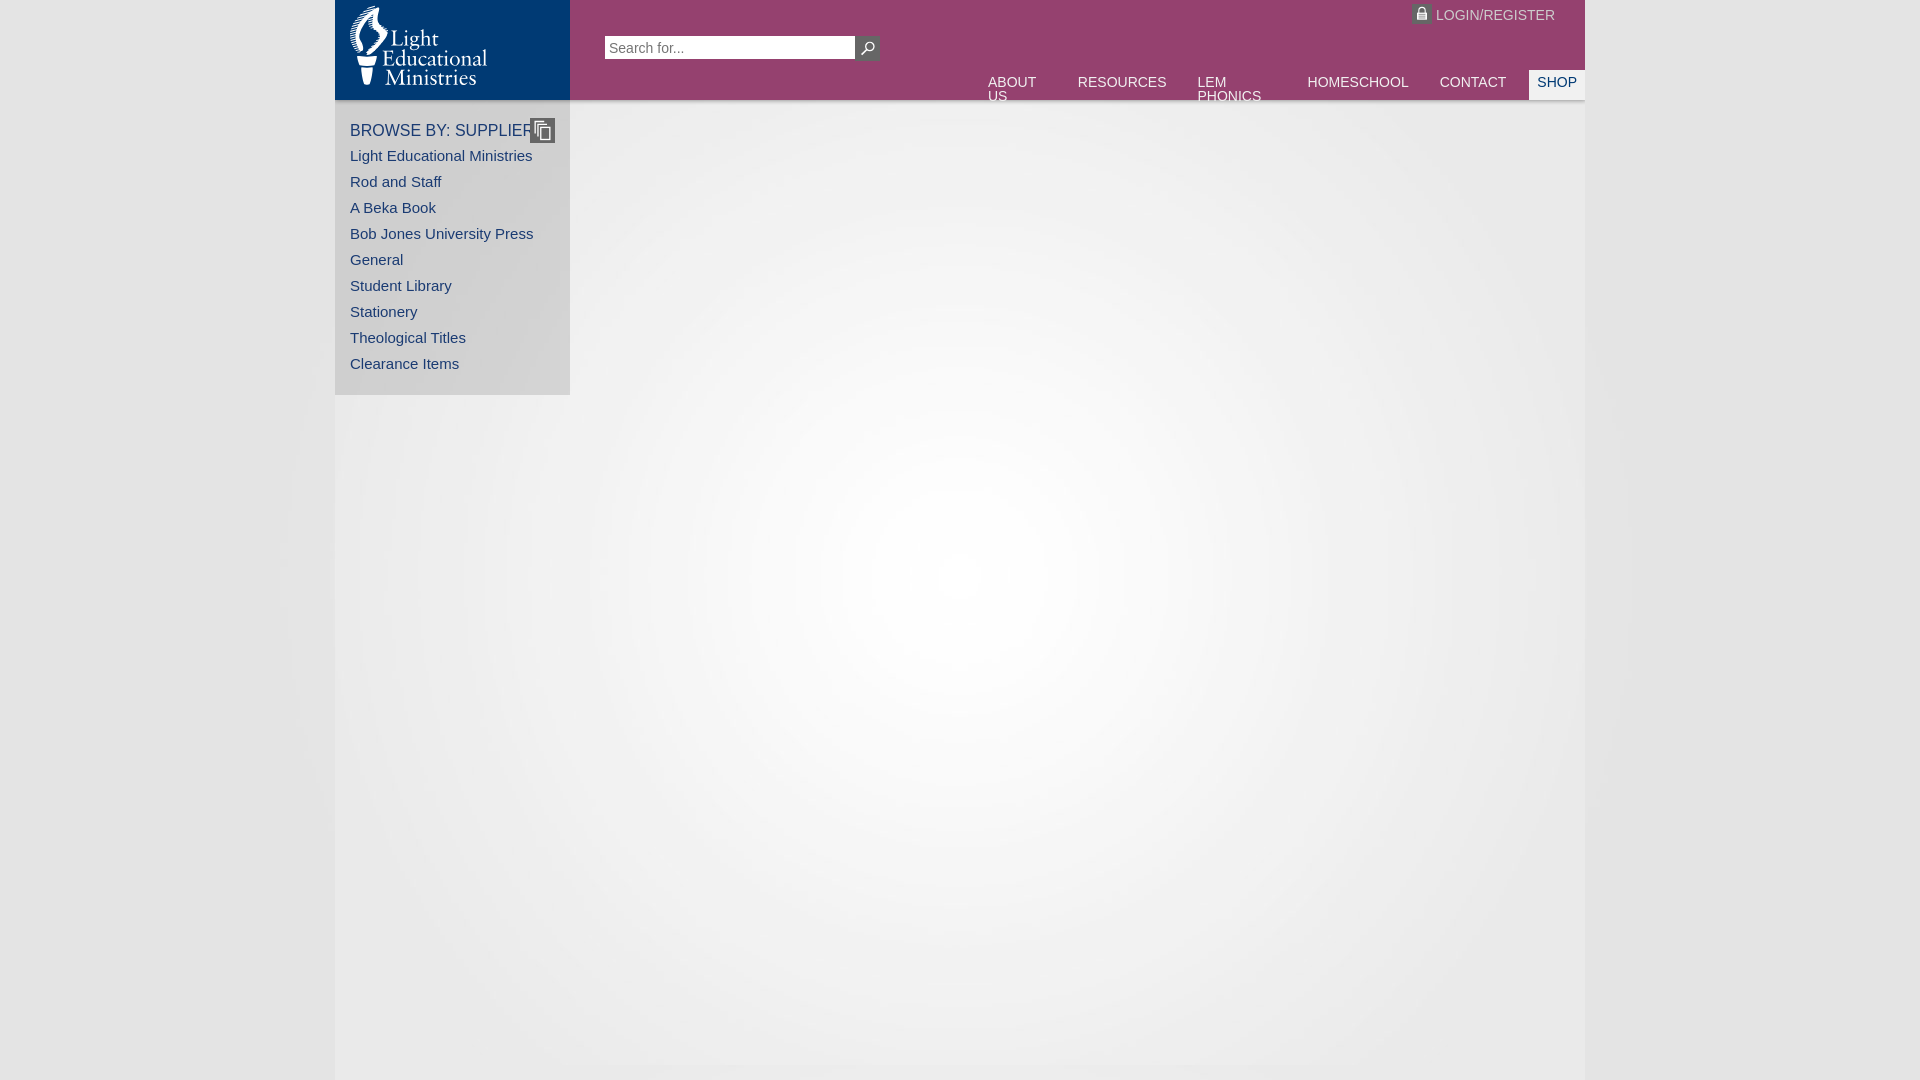 The image size is (1920, 1080). Describe the element at coordinates (1391, 15) in the screenshot. I see `' LOGIN/REGISTER'` at that location.